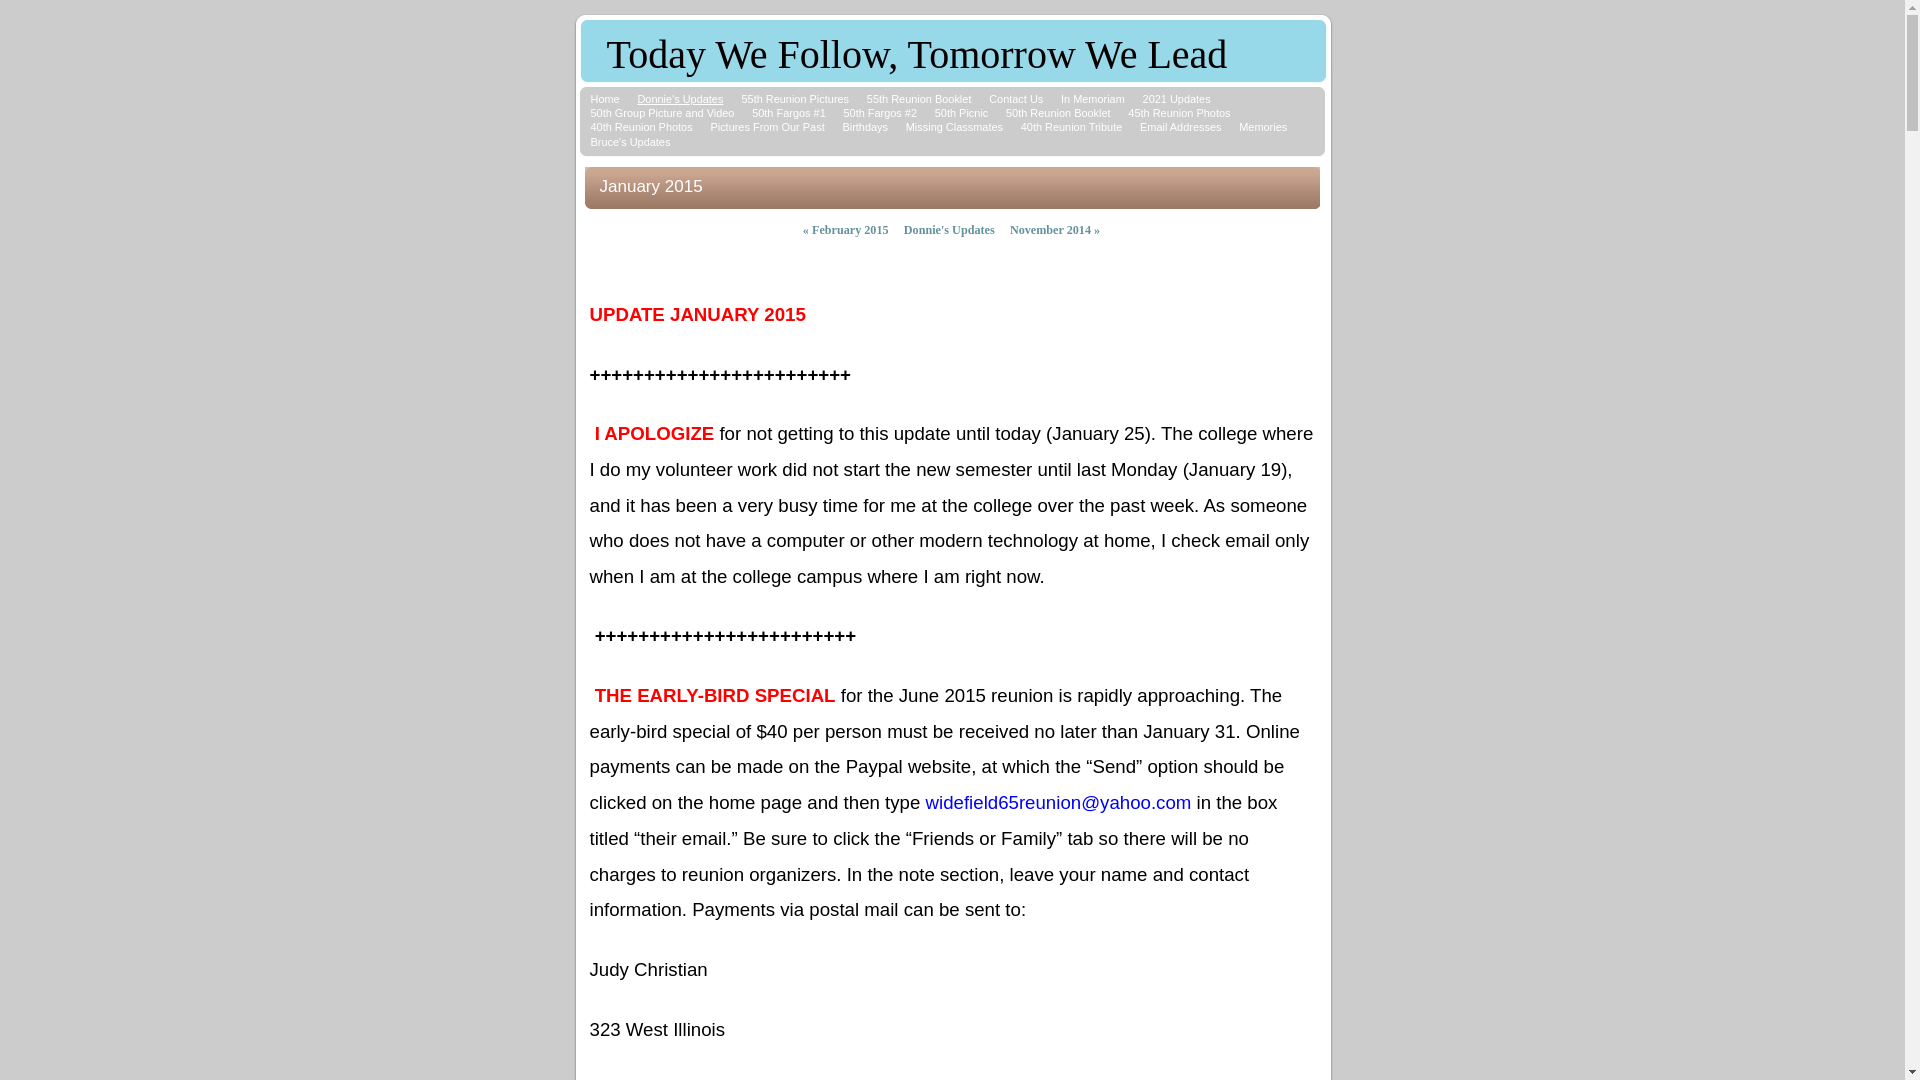 The height and width of the screenshot is (1080, 1920). I want to click on '55th Reunion Booklet', so click(867, 99).